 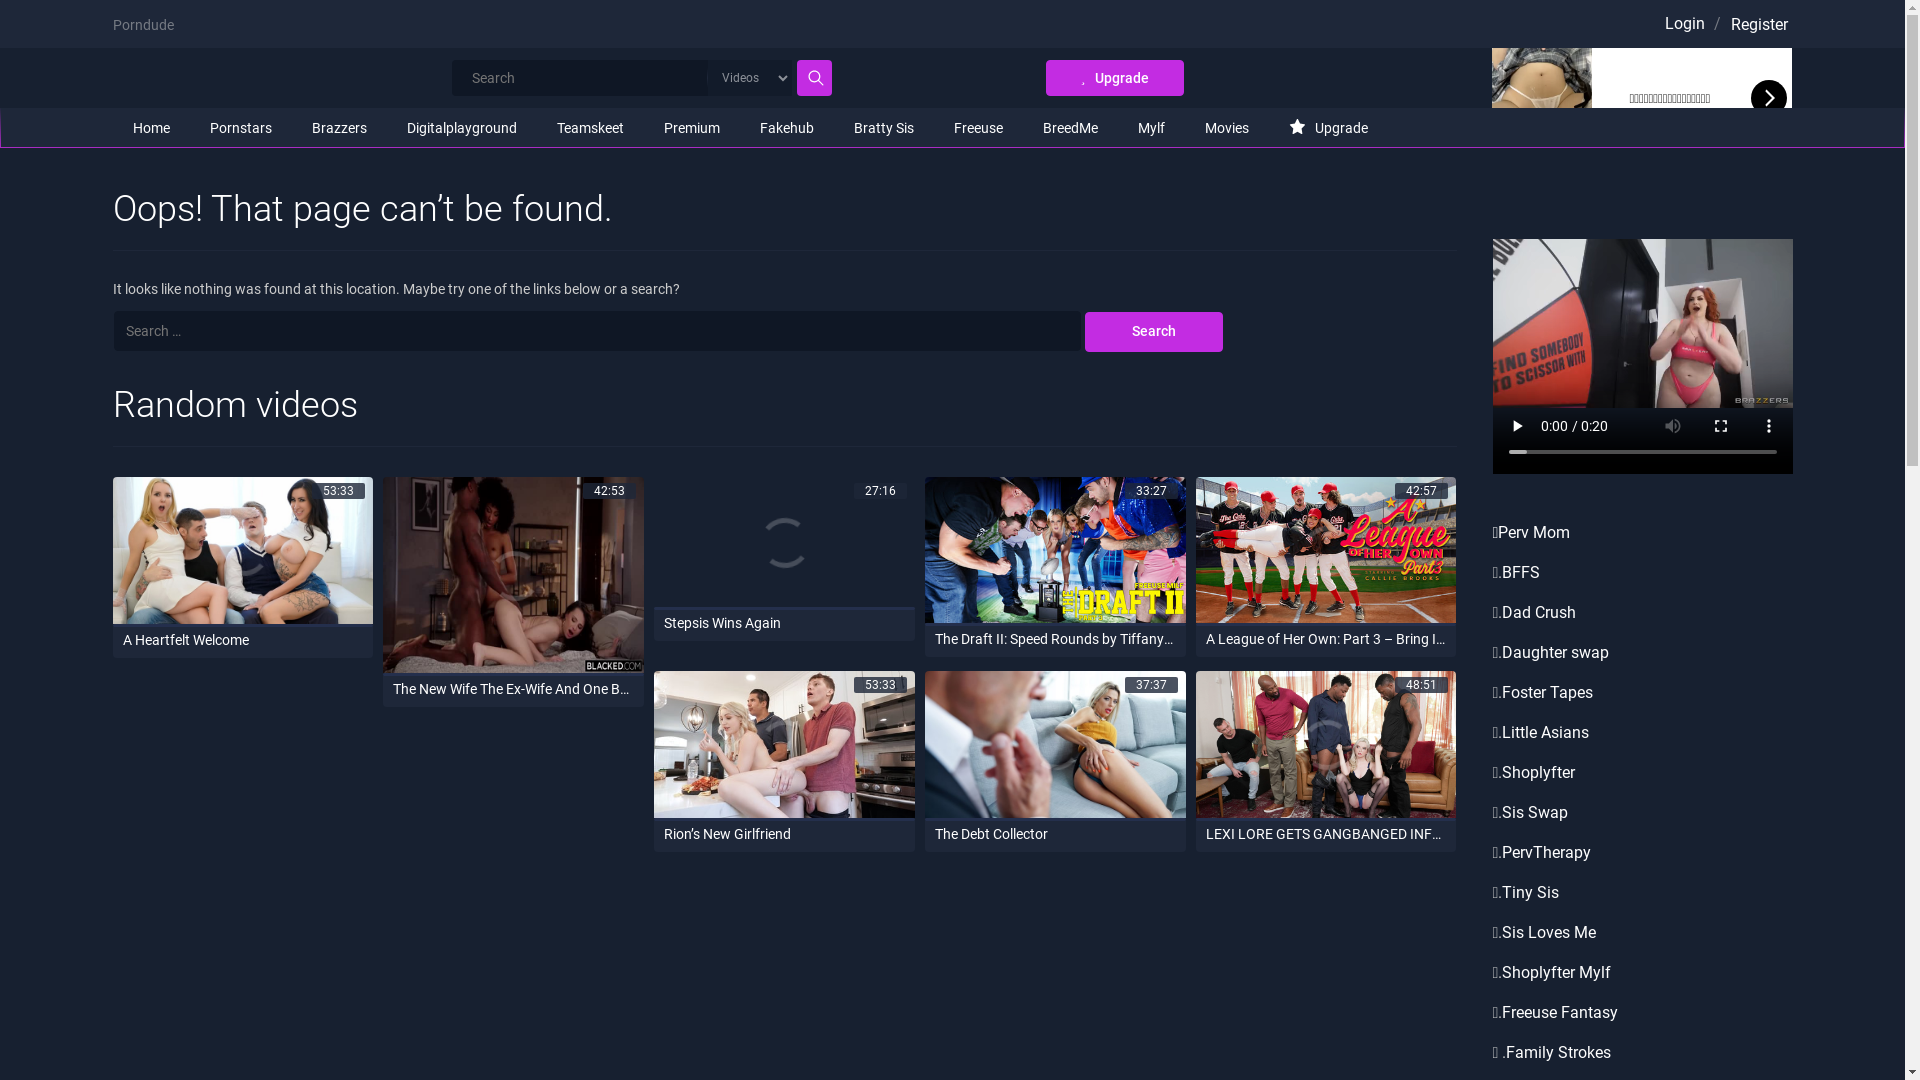 I want to click on 'Foster Tapes', so click(x=1546, y=691).